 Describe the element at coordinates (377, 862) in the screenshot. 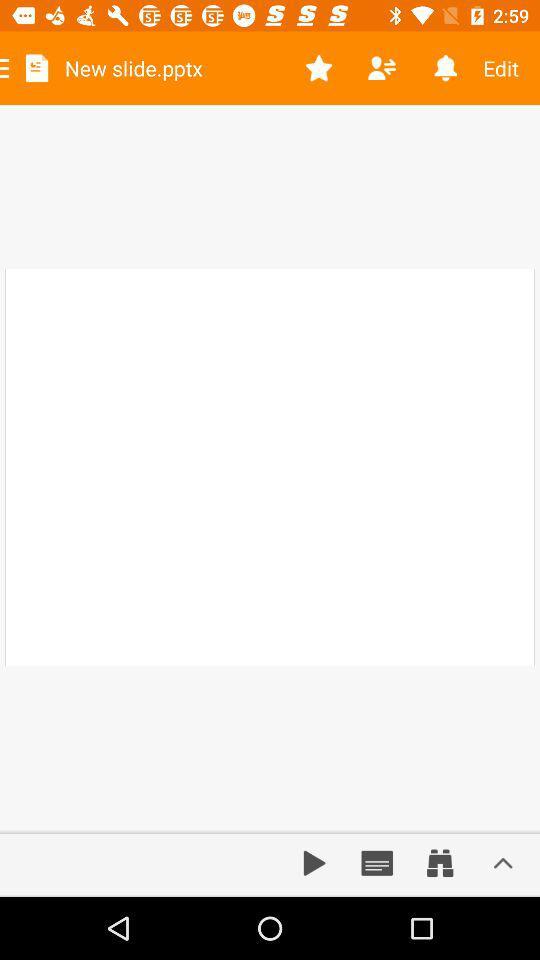

I see `document box` at that location.